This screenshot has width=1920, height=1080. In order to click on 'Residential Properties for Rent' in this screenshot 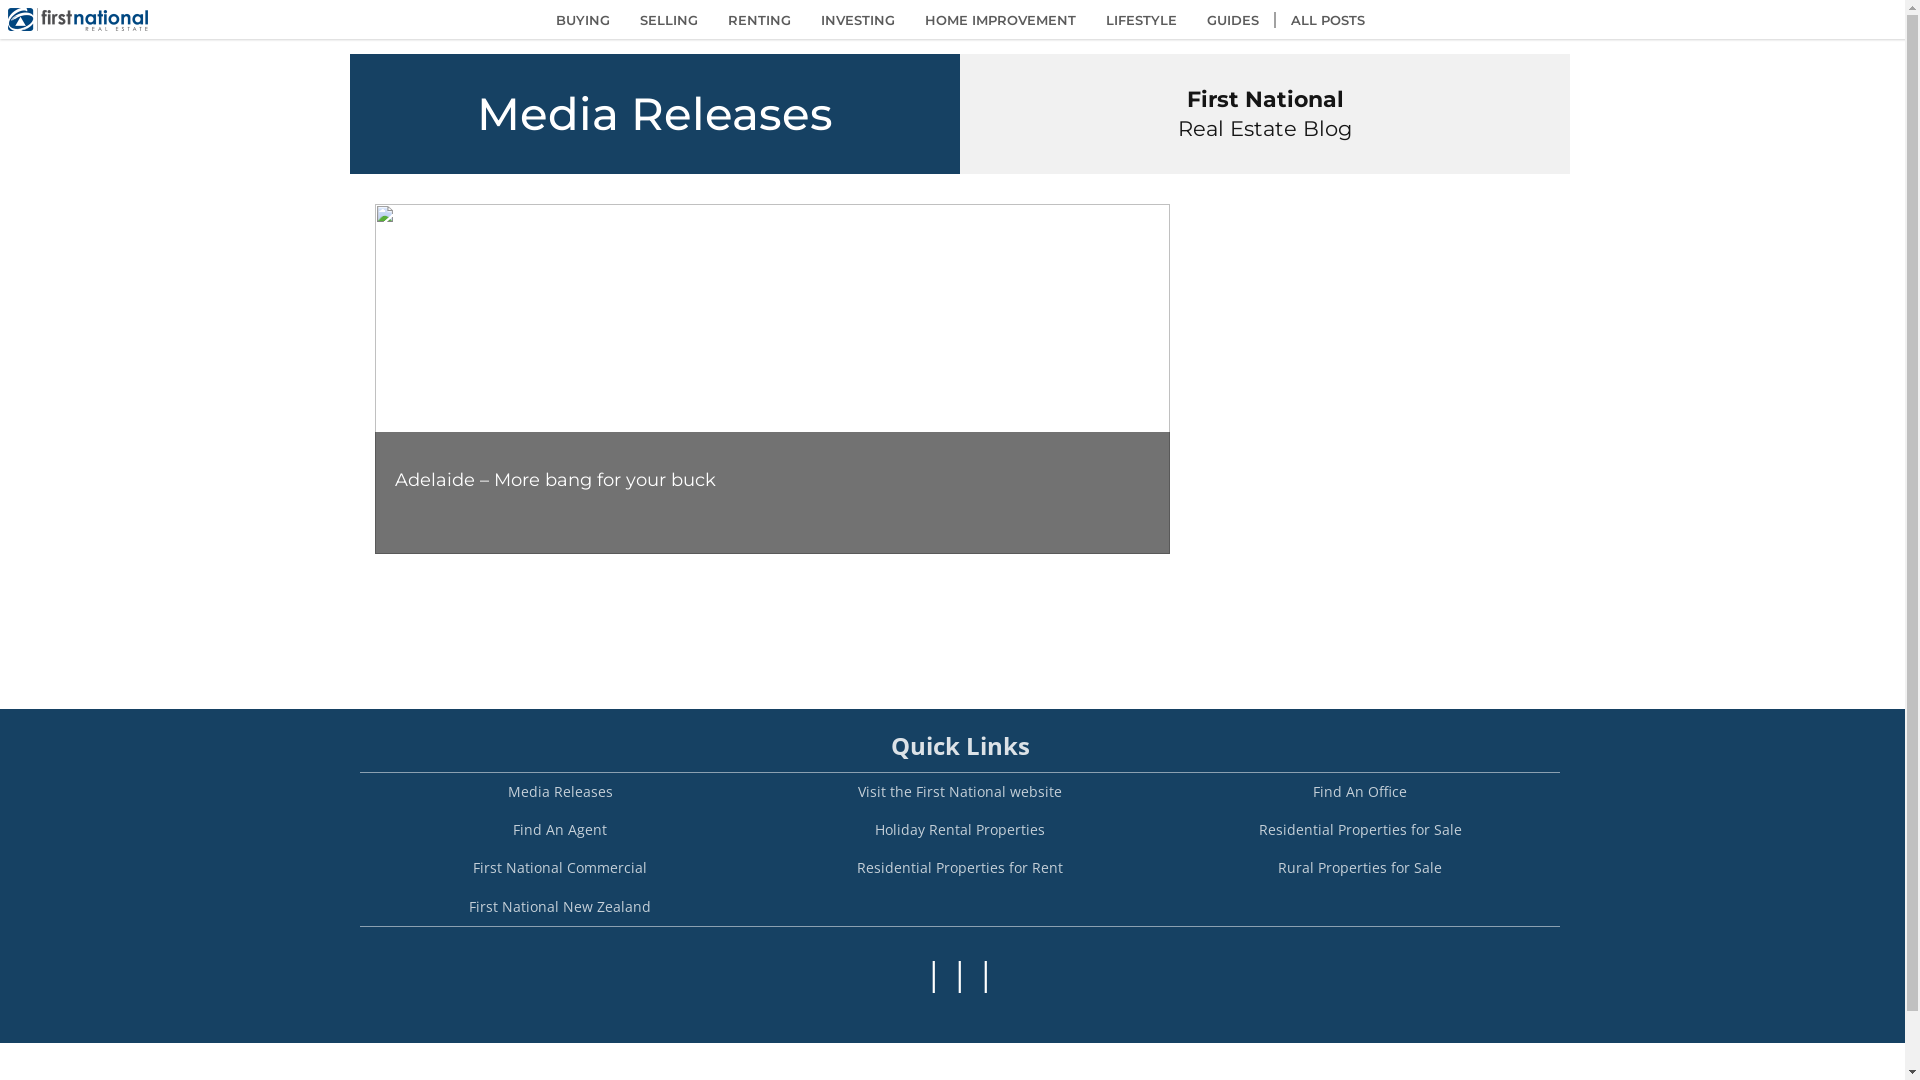, I will do `click(960, 866)`.